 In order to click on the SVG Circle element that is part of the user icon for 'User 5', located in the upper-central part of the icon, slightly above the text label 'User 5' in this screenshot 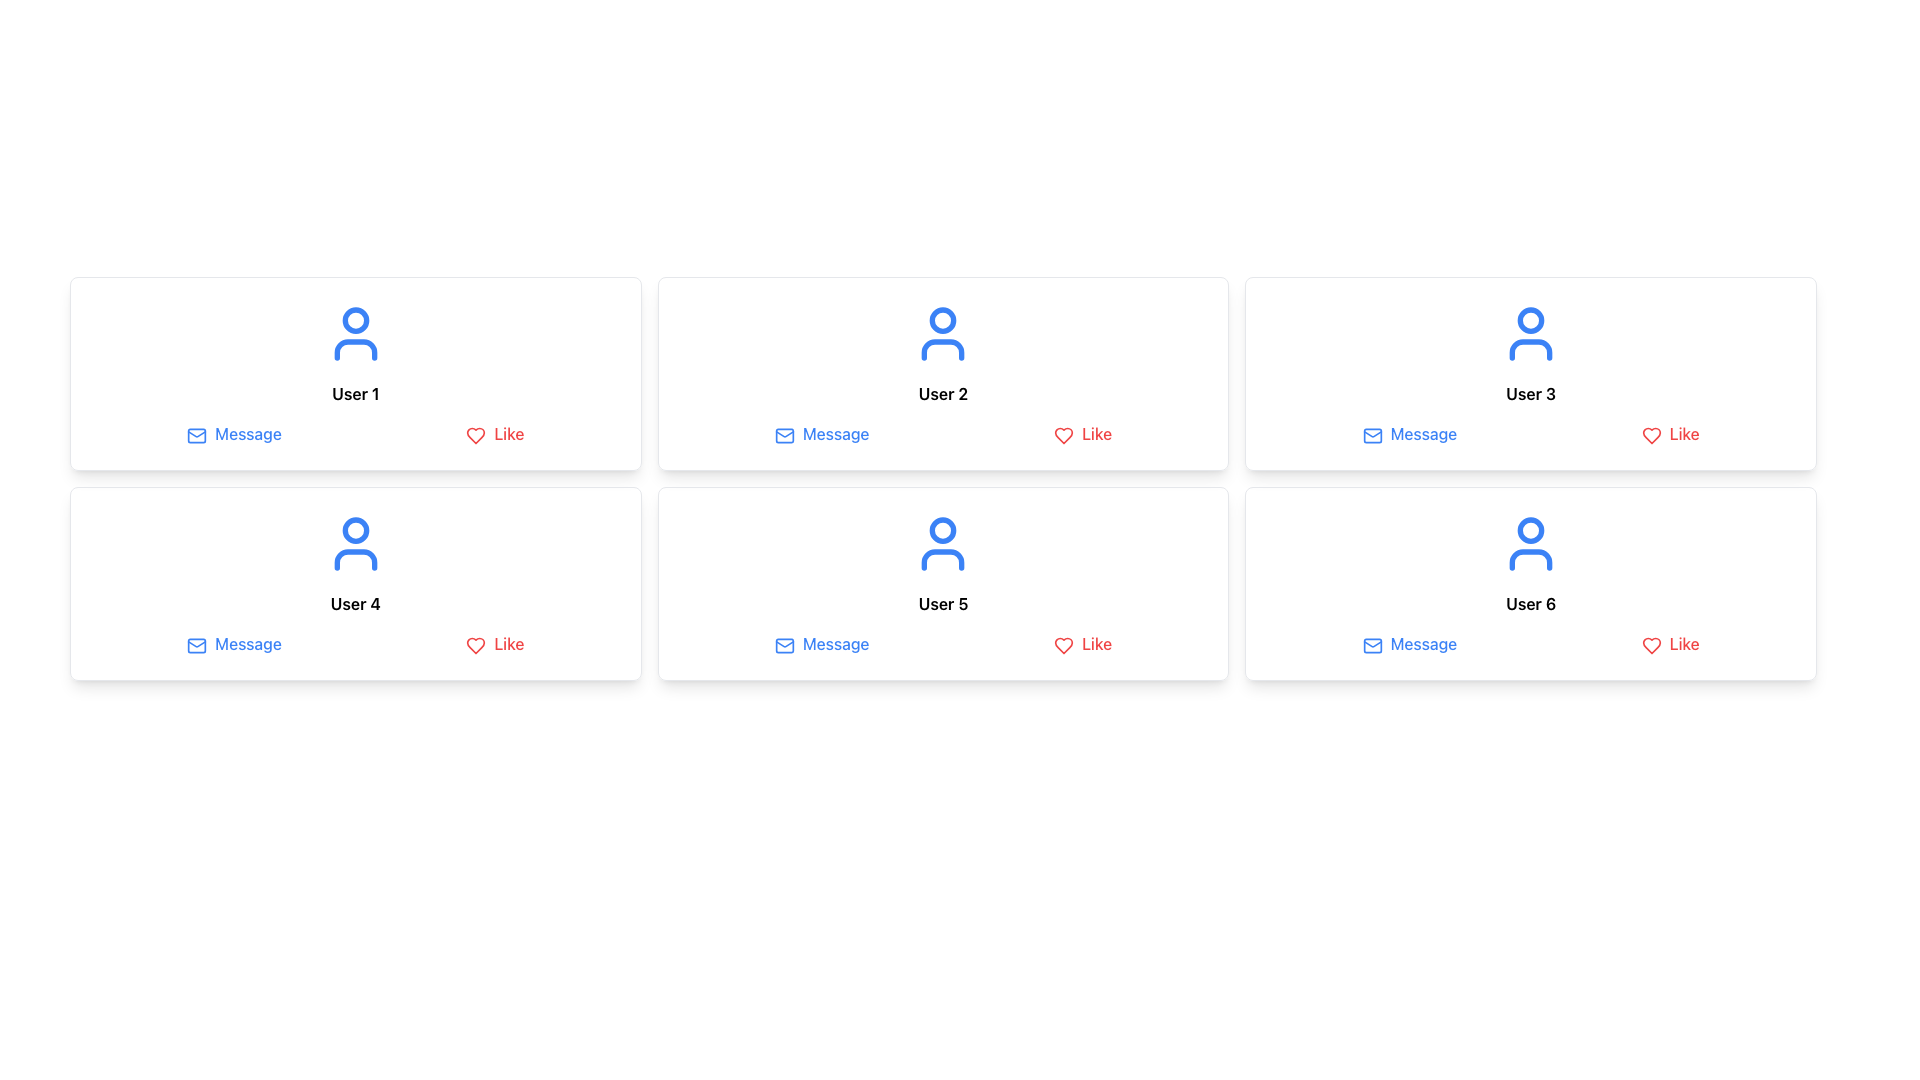, I will do `click(942, 529)`.